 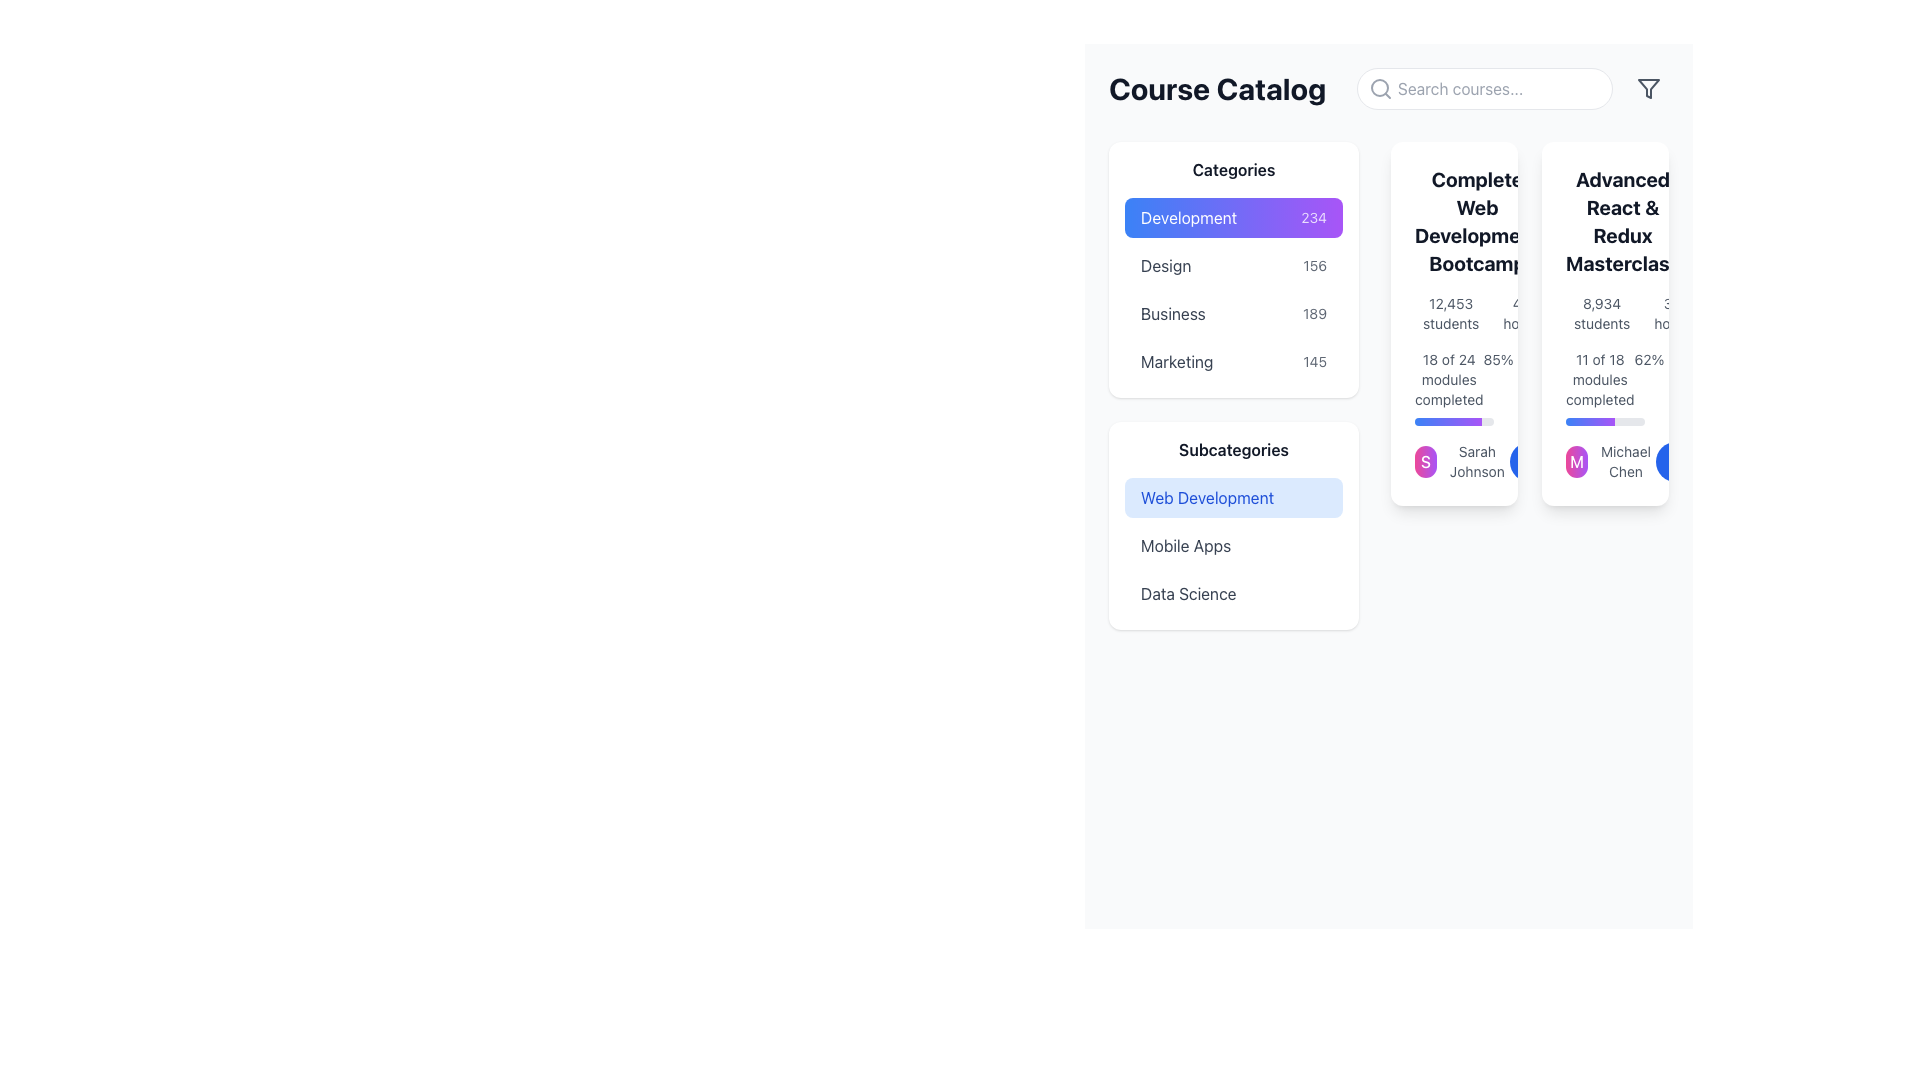 What do you see at coordinates (1605, 388) in the screenshot?
I see `the Information Display Component that shows progress for the 'Advanced React & Redux Masterclass' course` at bounding box center [1605, 388].